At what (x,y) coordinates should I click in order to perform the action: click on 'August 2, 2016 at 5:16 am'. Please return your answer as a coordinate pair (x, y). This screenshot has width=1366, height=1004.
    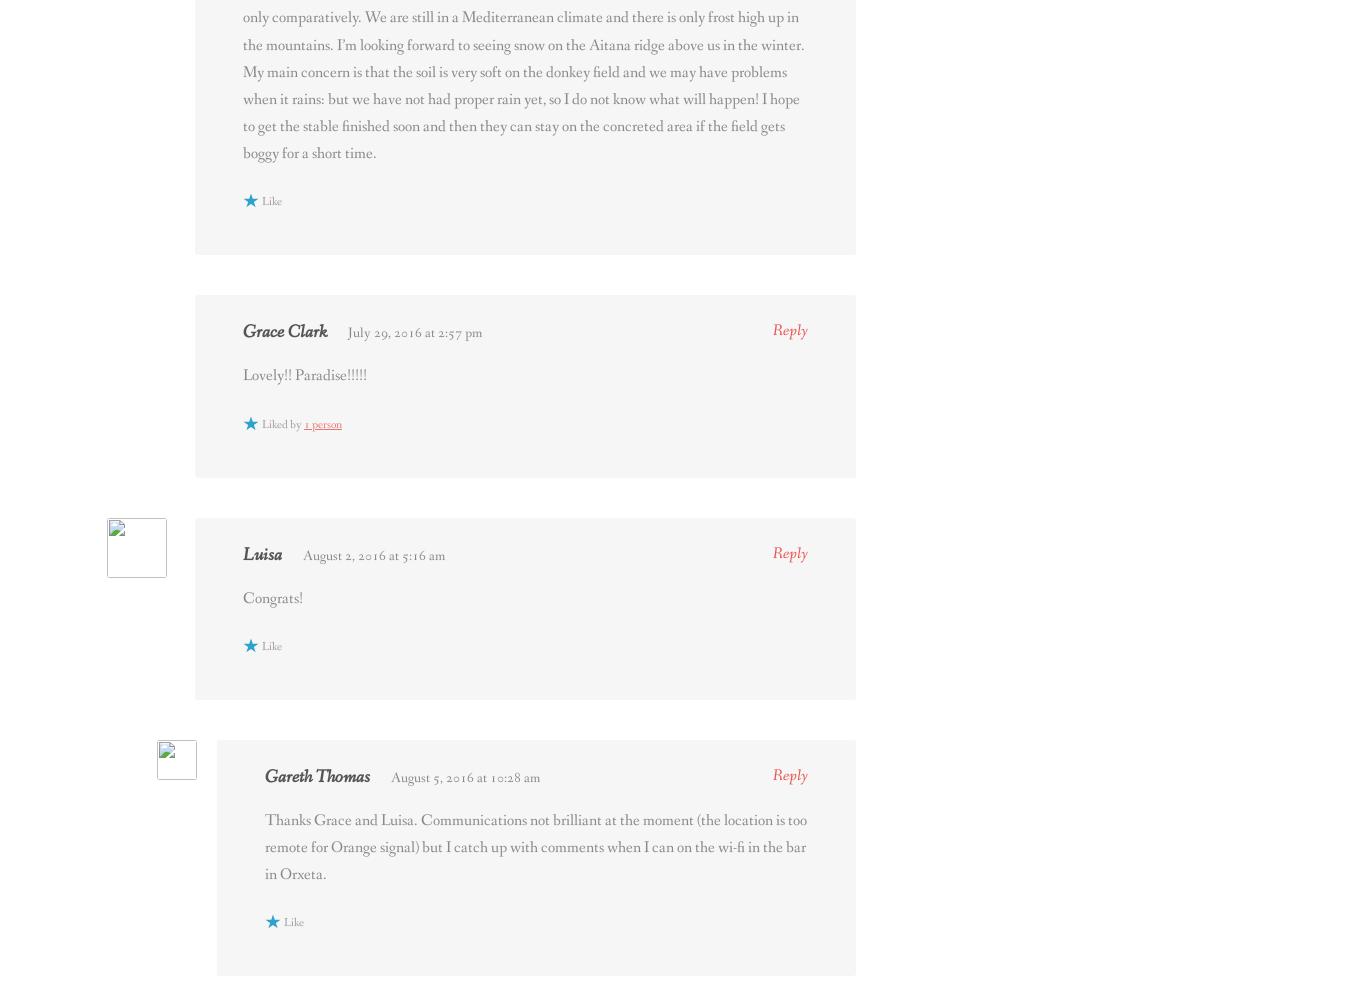
    Looking at the image, I should click on (373, 555).